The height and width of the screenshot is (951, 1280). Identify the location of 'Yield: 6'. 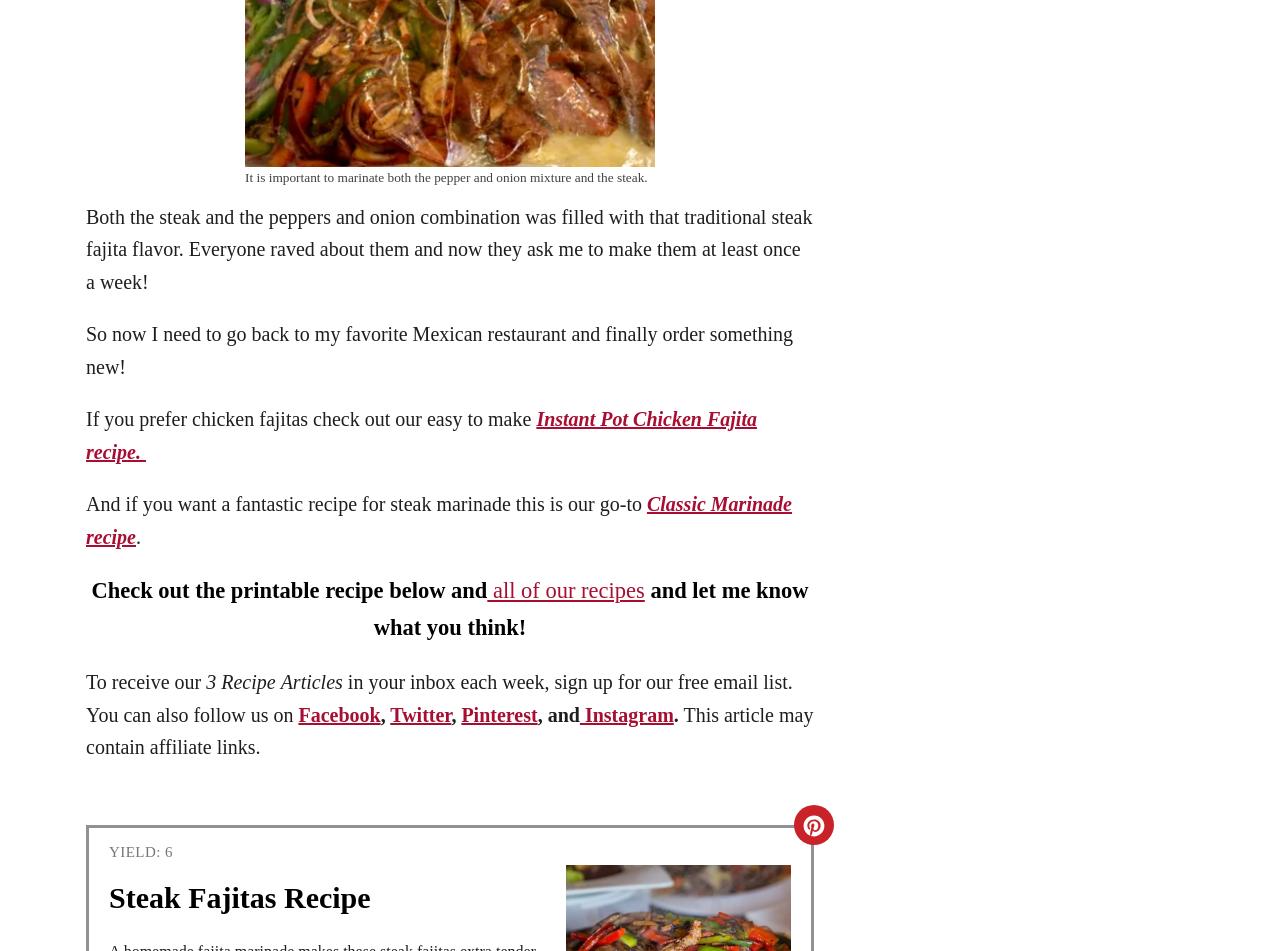
(140, 851).